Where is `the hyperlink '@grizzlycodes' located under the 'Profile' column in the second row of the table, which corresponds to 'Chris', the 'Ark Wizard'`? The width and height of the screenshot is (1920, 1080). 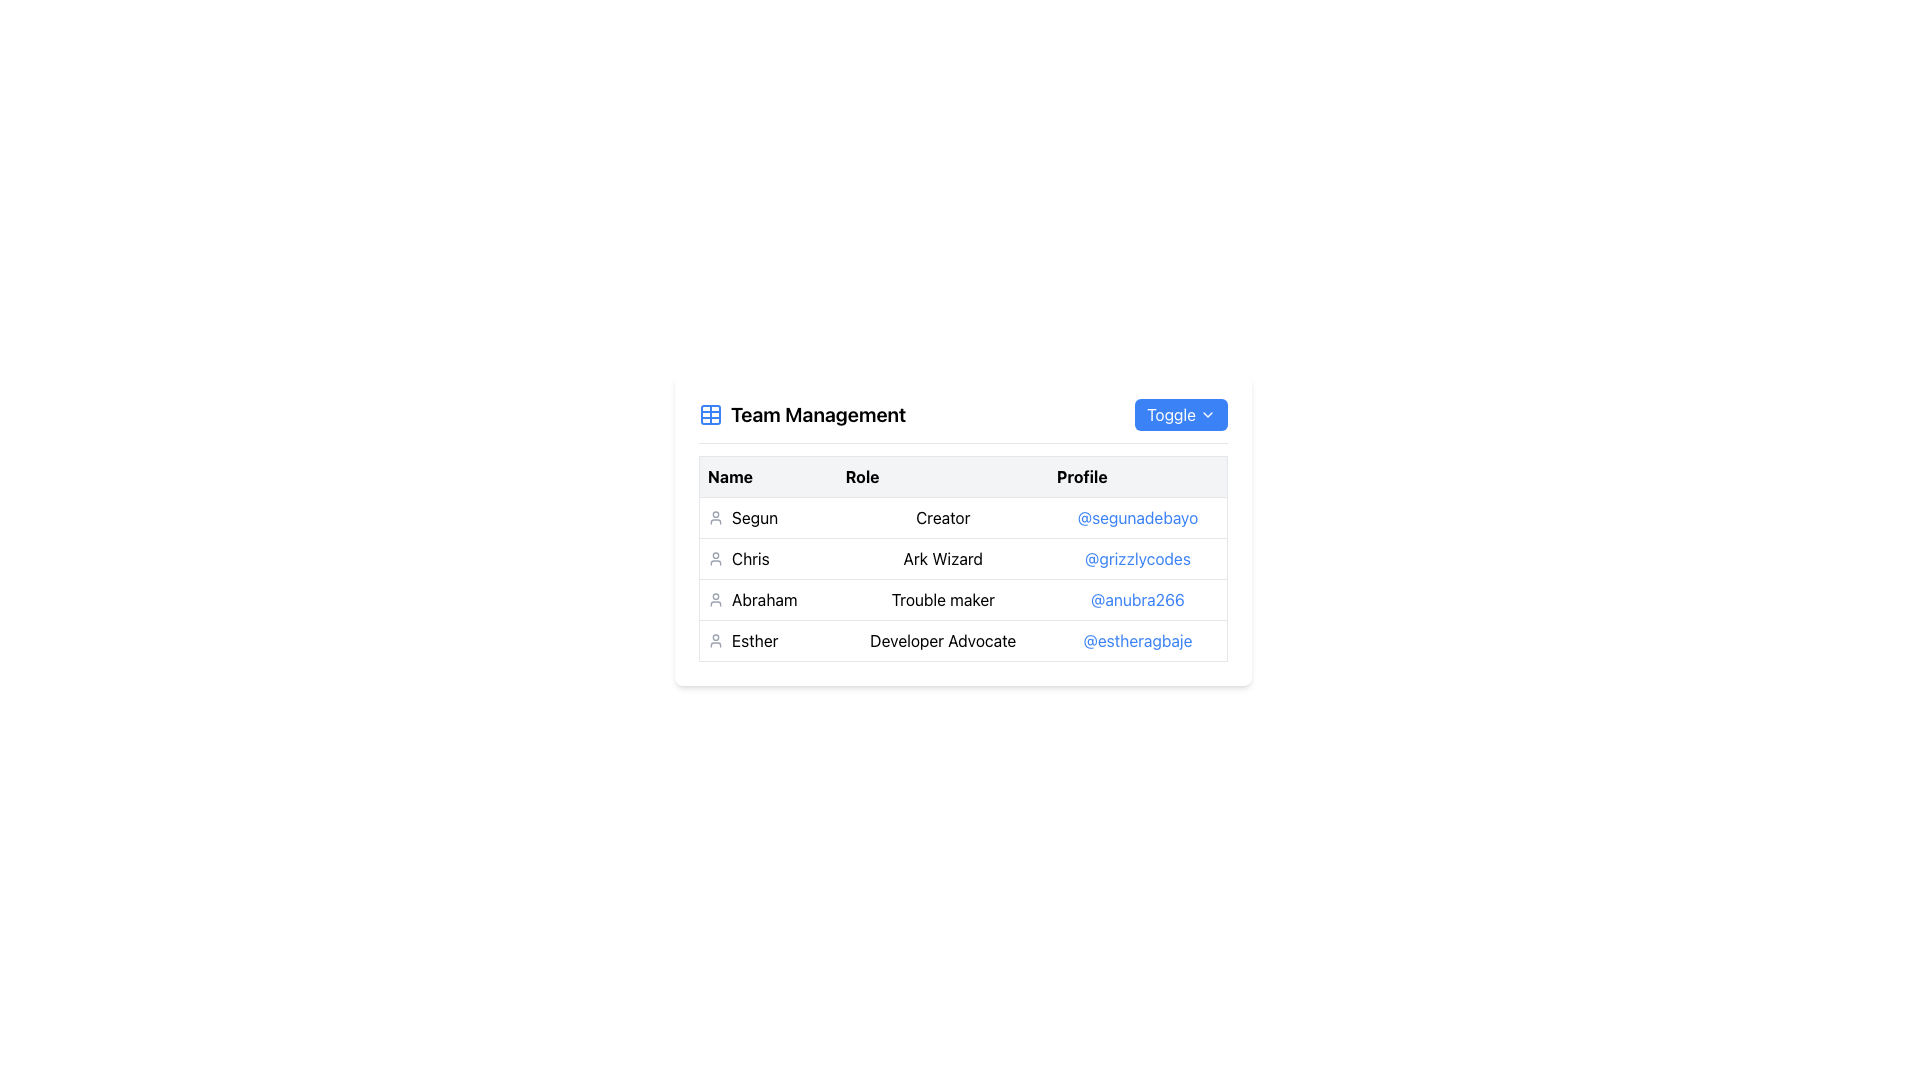 the hyperlink '@grizzlycodes' located under the 'Profile' column in the second row of the table, which corresponds to 'Chris', the 'Ark Wizard' is located at coordinates (1137, 559).